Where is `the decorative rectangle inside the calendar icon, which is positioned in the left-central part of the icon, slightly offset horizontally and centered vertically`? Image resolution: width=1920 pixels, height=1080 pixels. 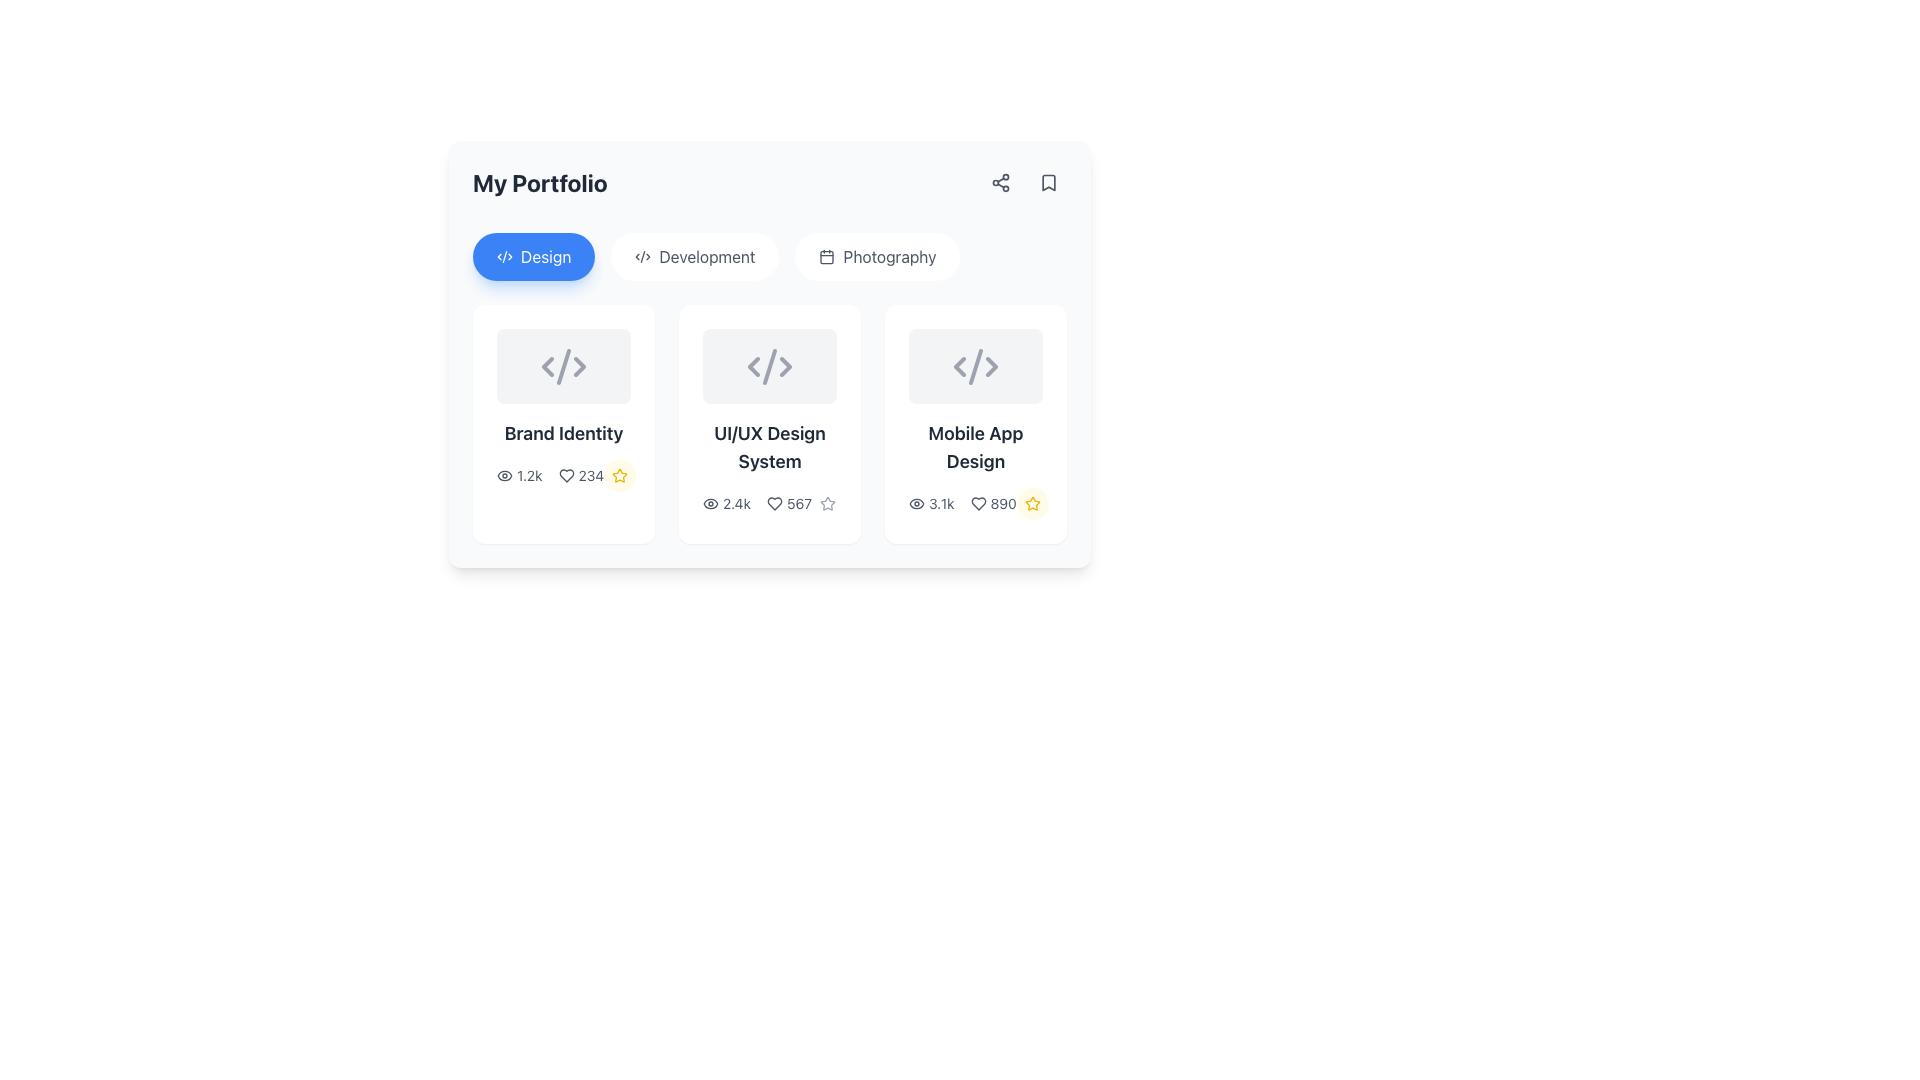
the decorative rectangle inside the calendar icon, which is positioned in the left-central part of the icon, slightly offset horizontally and centered vertically is located at coordinates (827, 256).